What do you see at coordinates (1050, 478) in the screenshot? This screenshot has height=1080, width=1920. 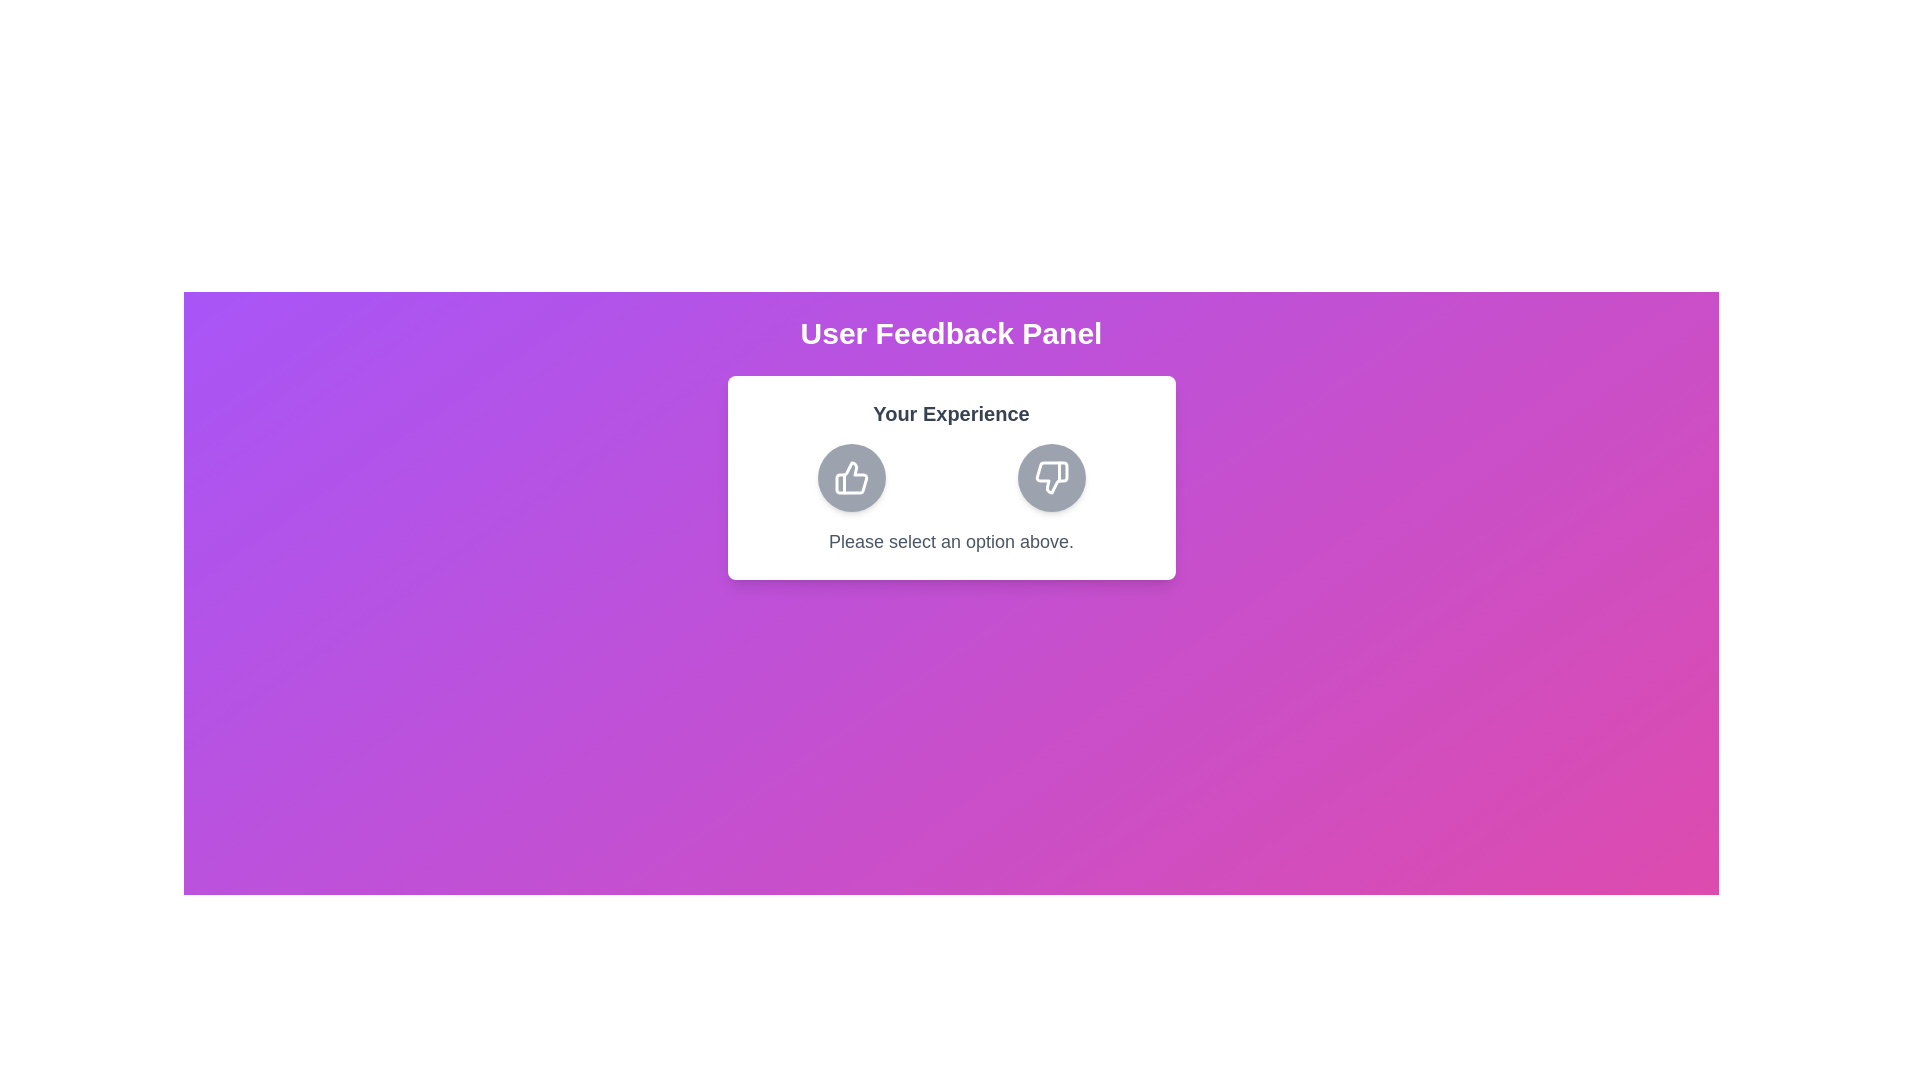 I see `the thumbs down button to give negative feedback` at bounding box center [1050, 478].